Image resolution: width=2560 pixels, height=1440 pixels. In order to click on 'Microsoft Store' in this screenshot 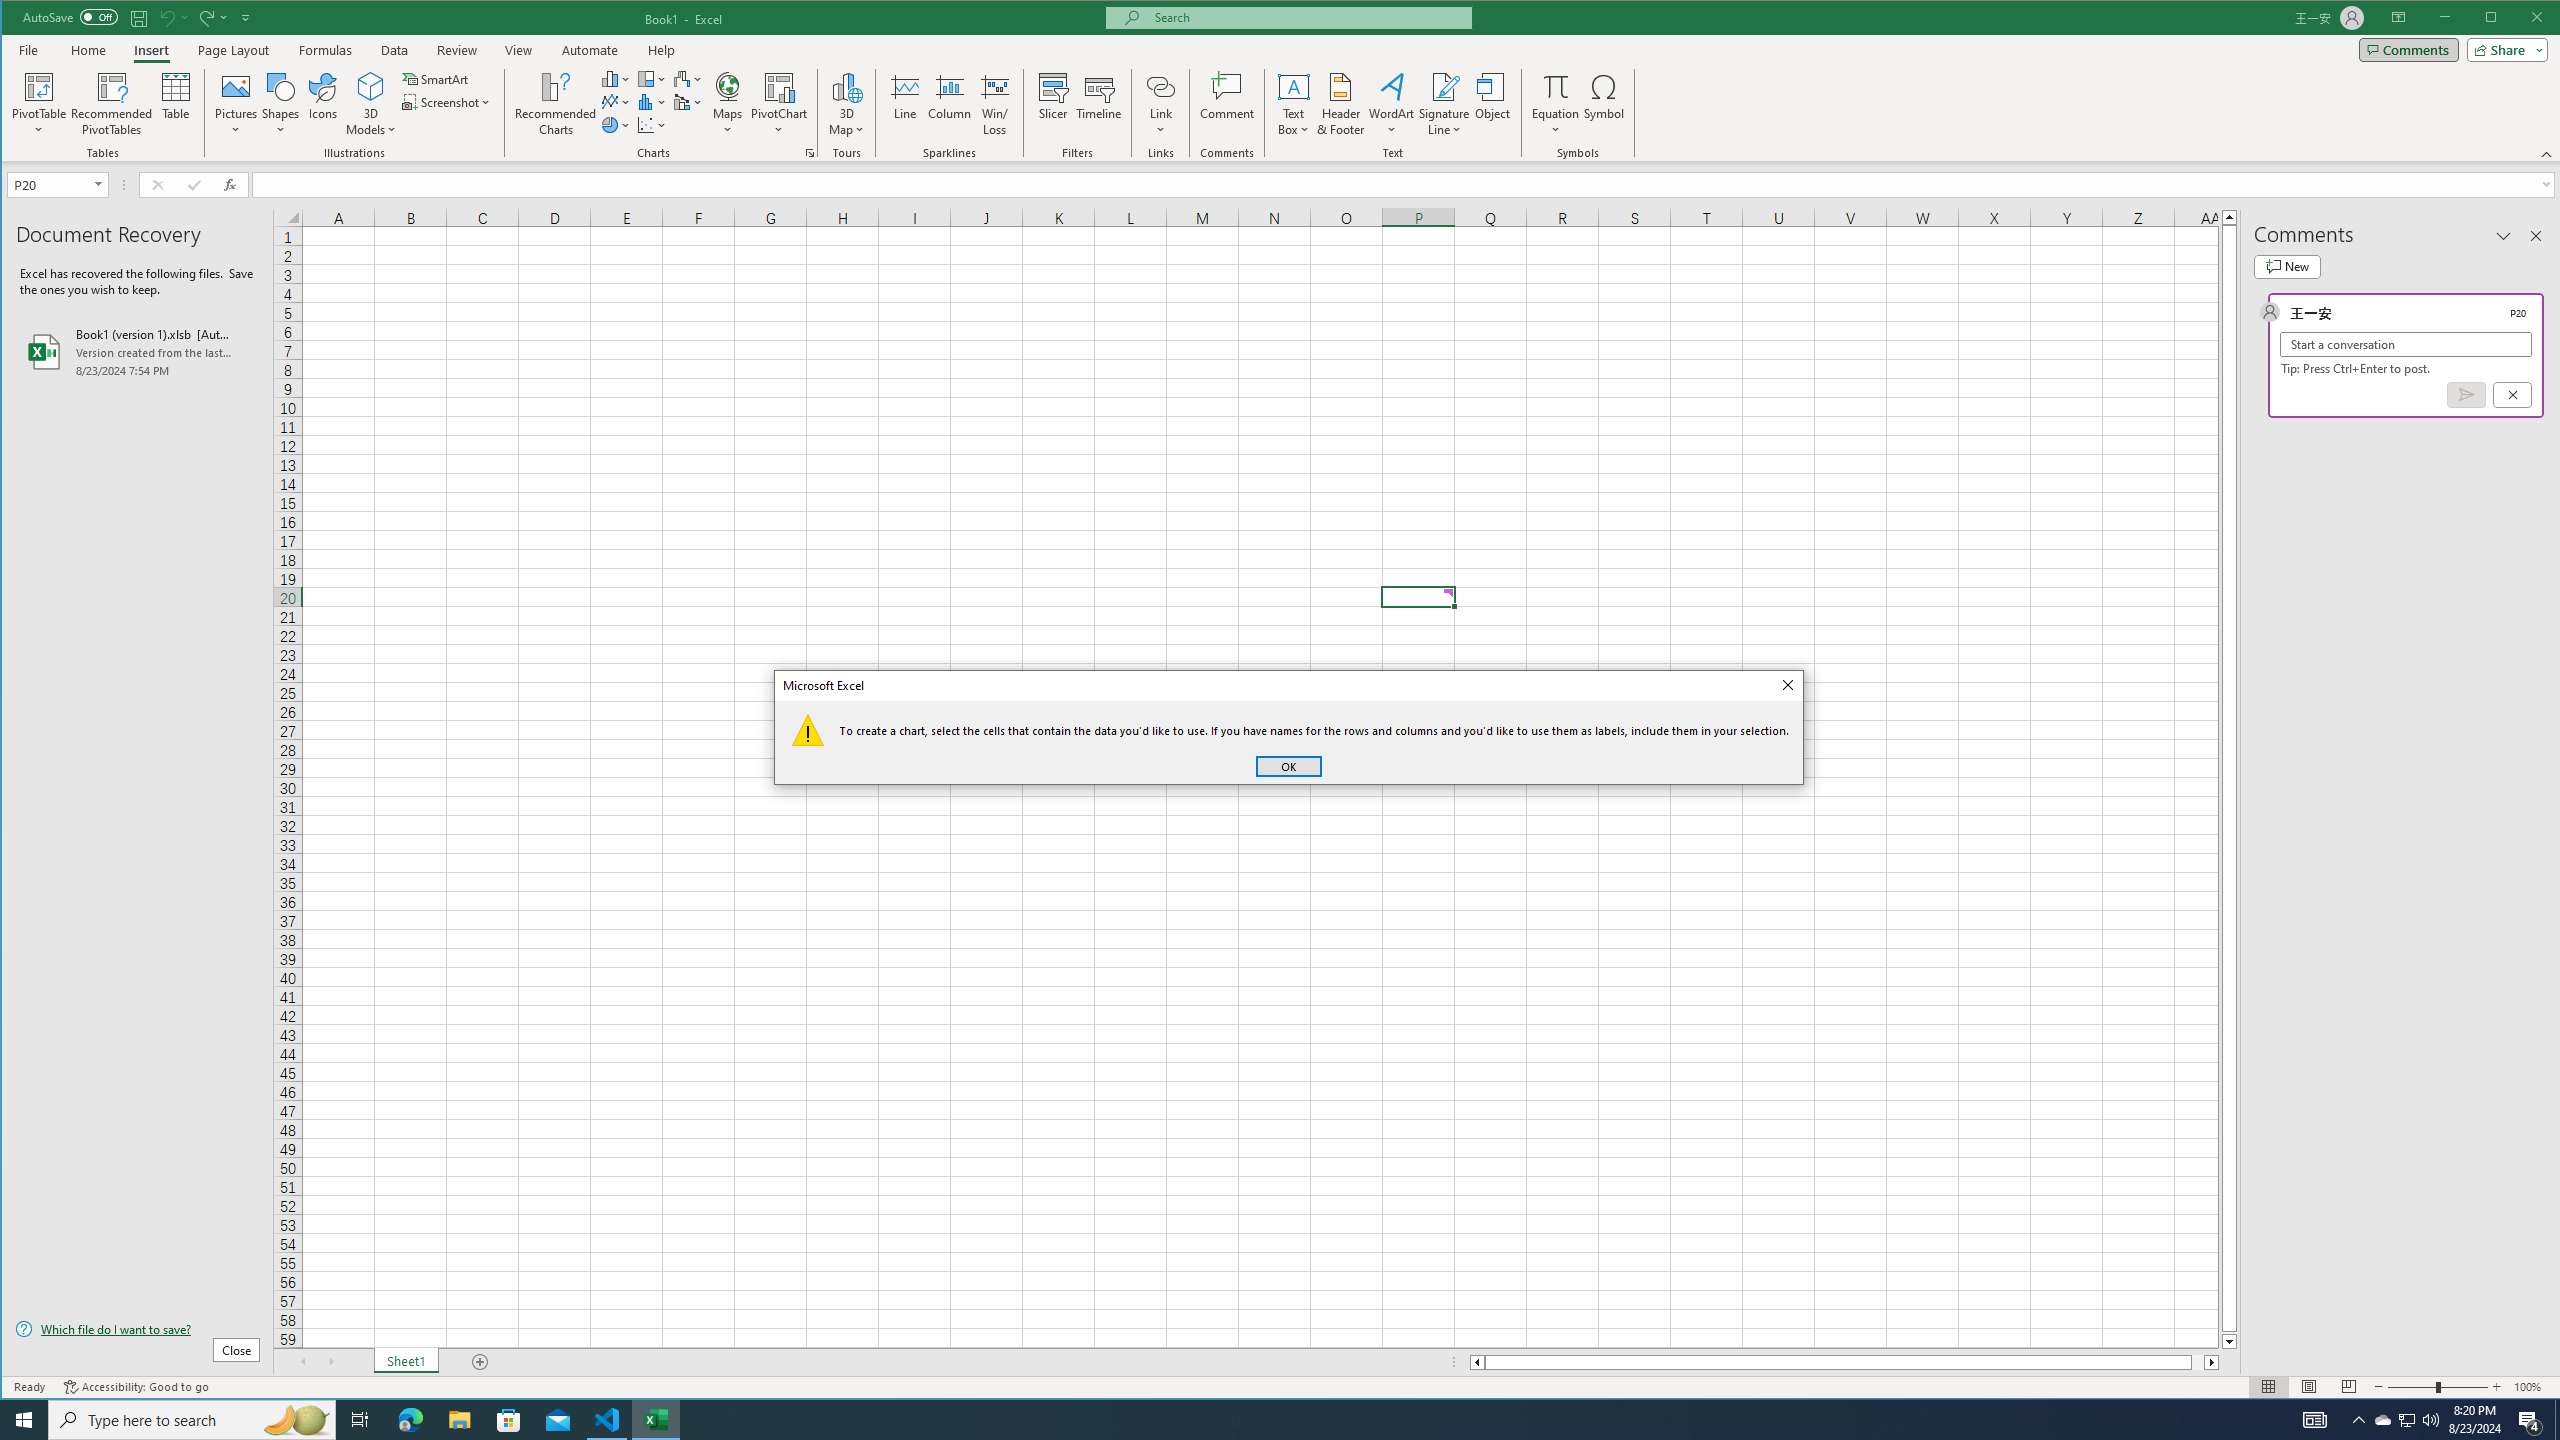, I will do `click(509, 1418)`.